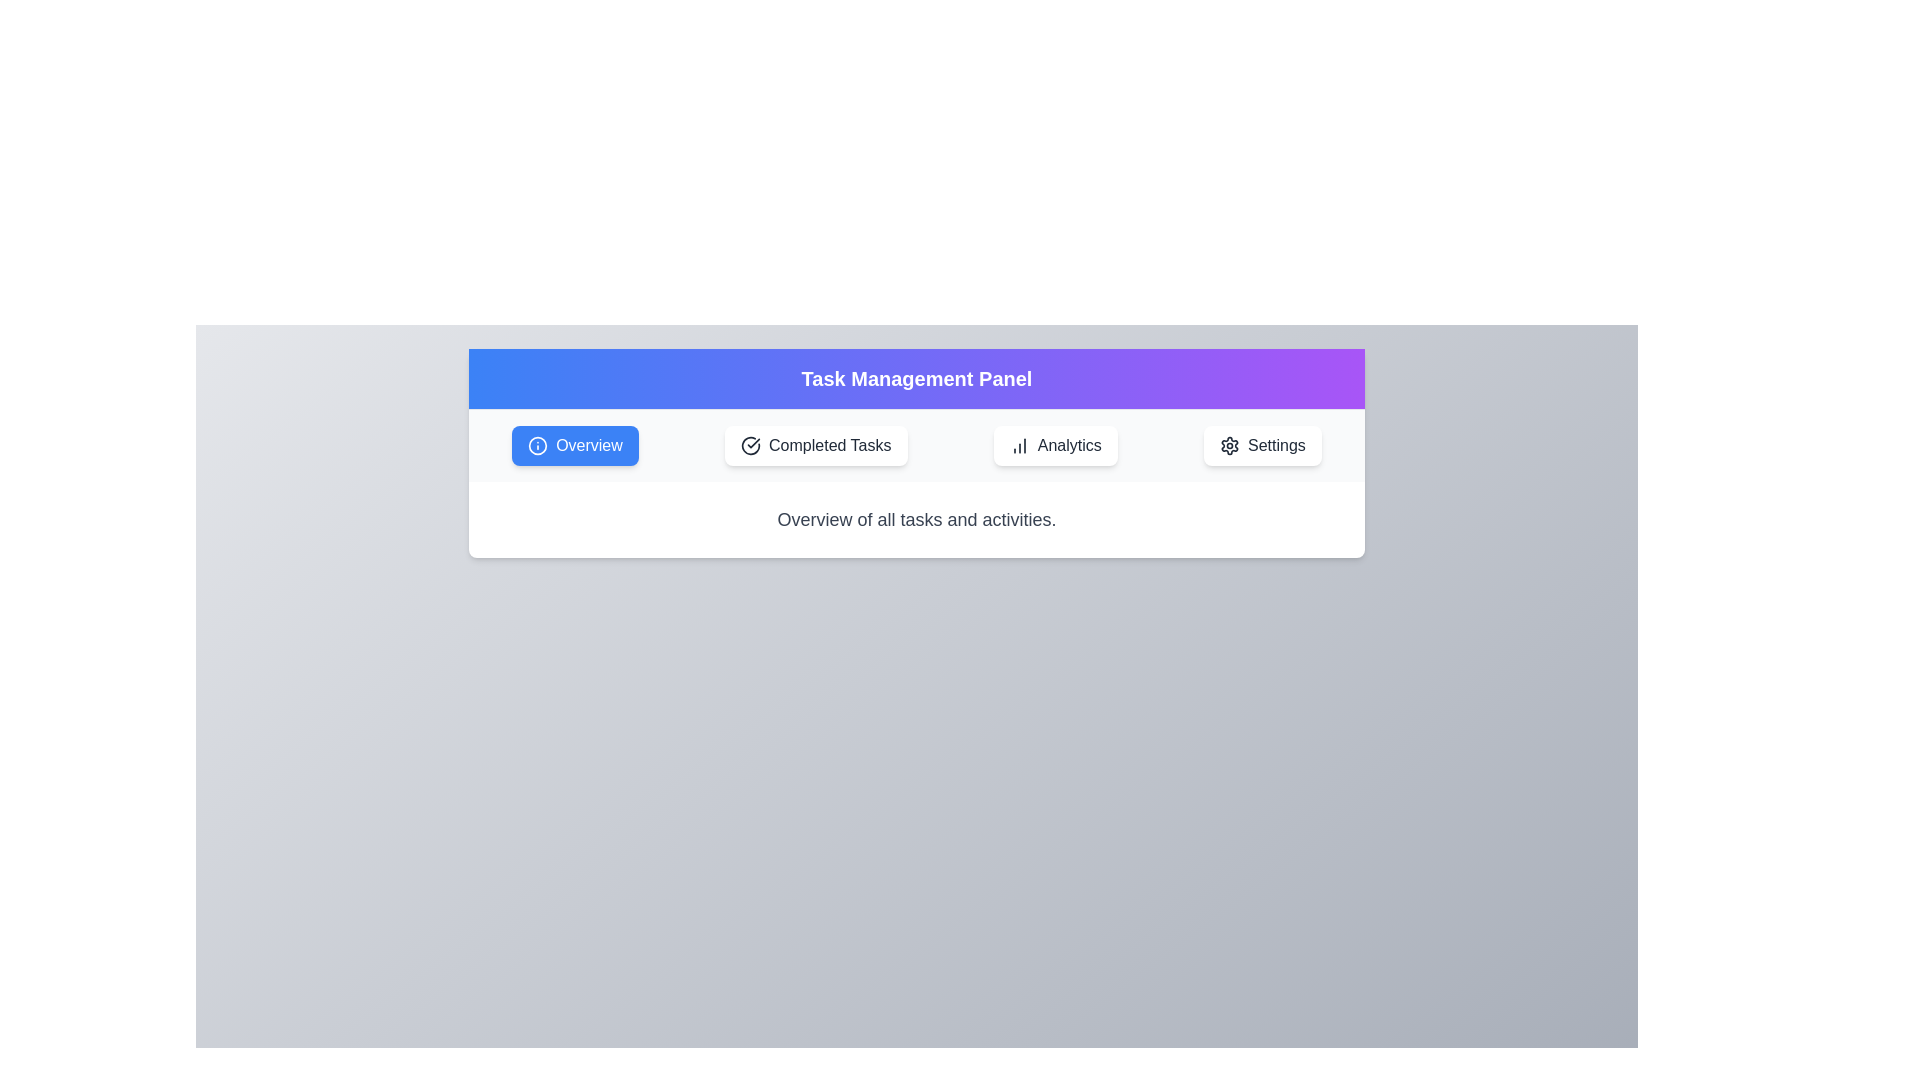  What do you see at coordinates (1261, 445) in the screenshot?
I see `the 'Settings' button, which is a white button with a cogwheel icon, located at the far right of the horizontal menu bar` at bounding box center [1261, 445].